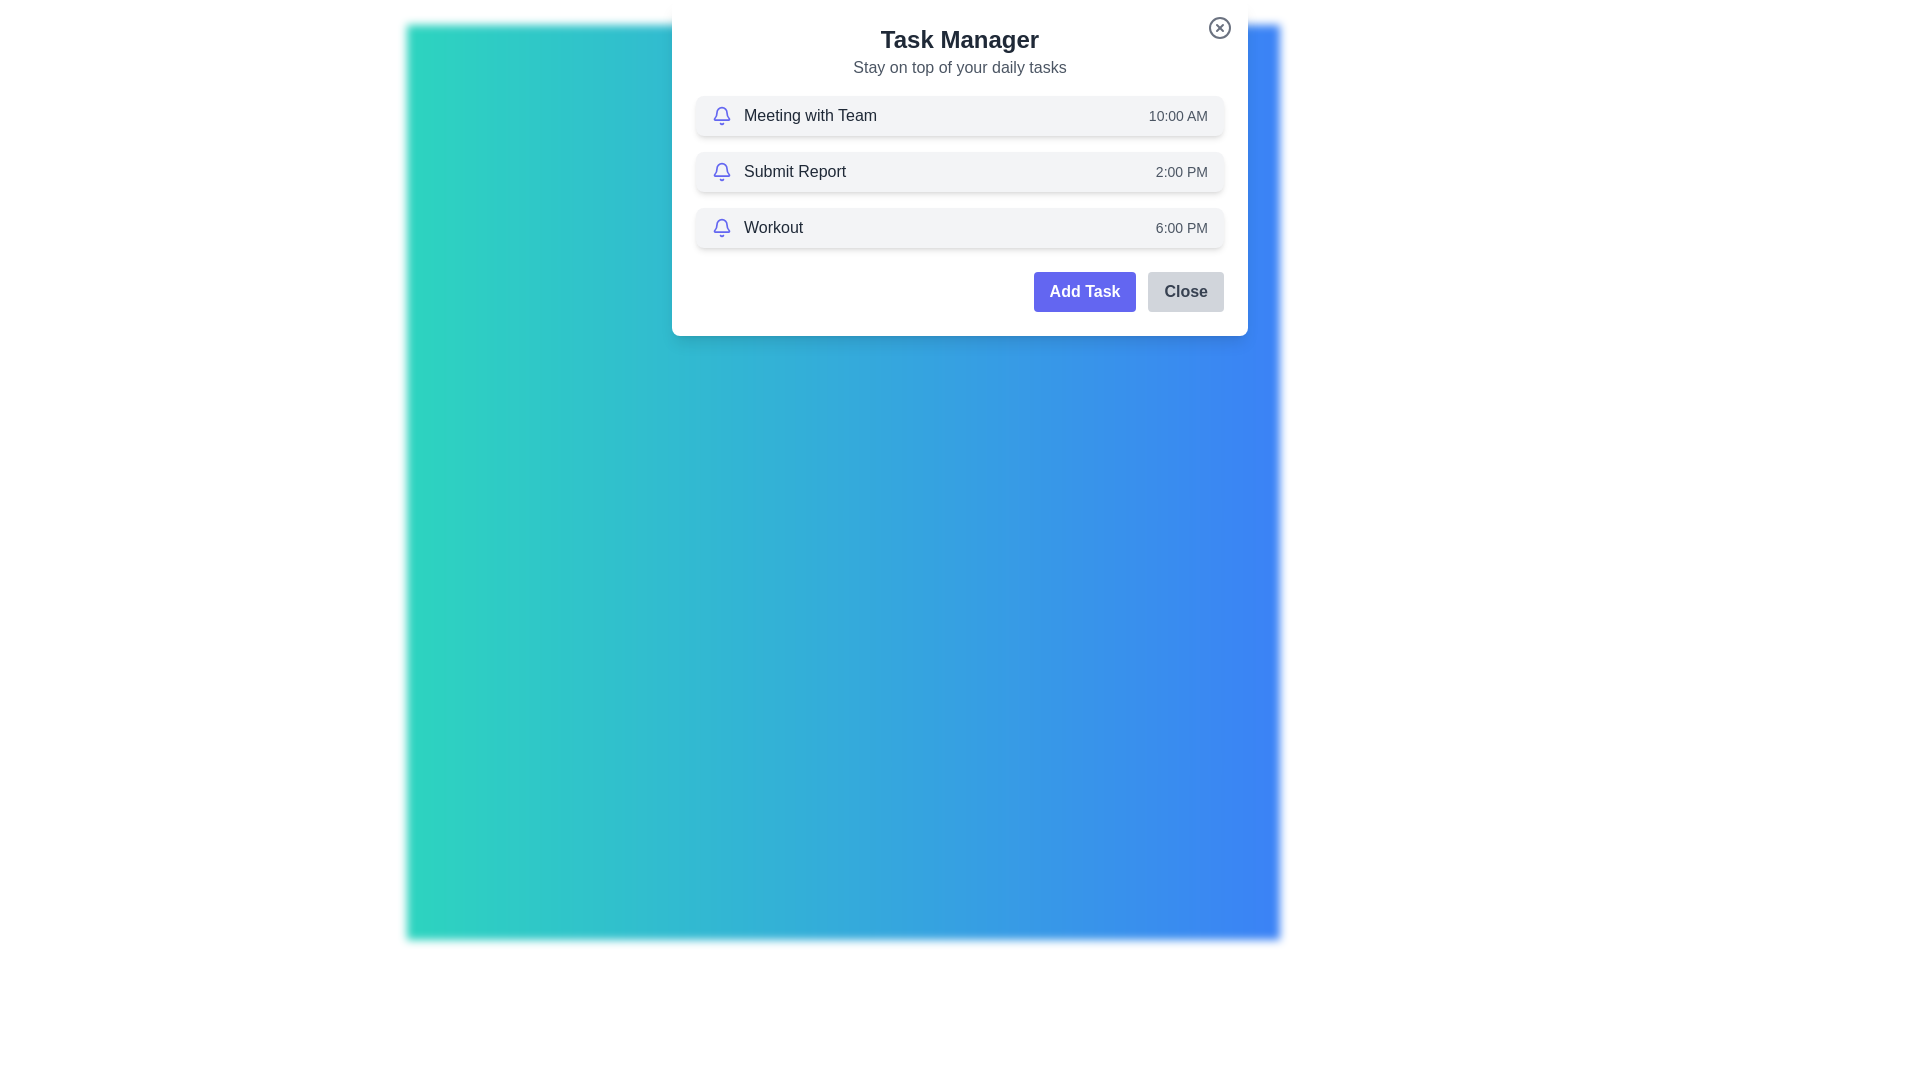  What do you see at coordinates (960, 171) in the screenshot?
I see `to interact with the task item located in the middle of the list, which displays the task name and associated time` at bounding box center [960, 171].